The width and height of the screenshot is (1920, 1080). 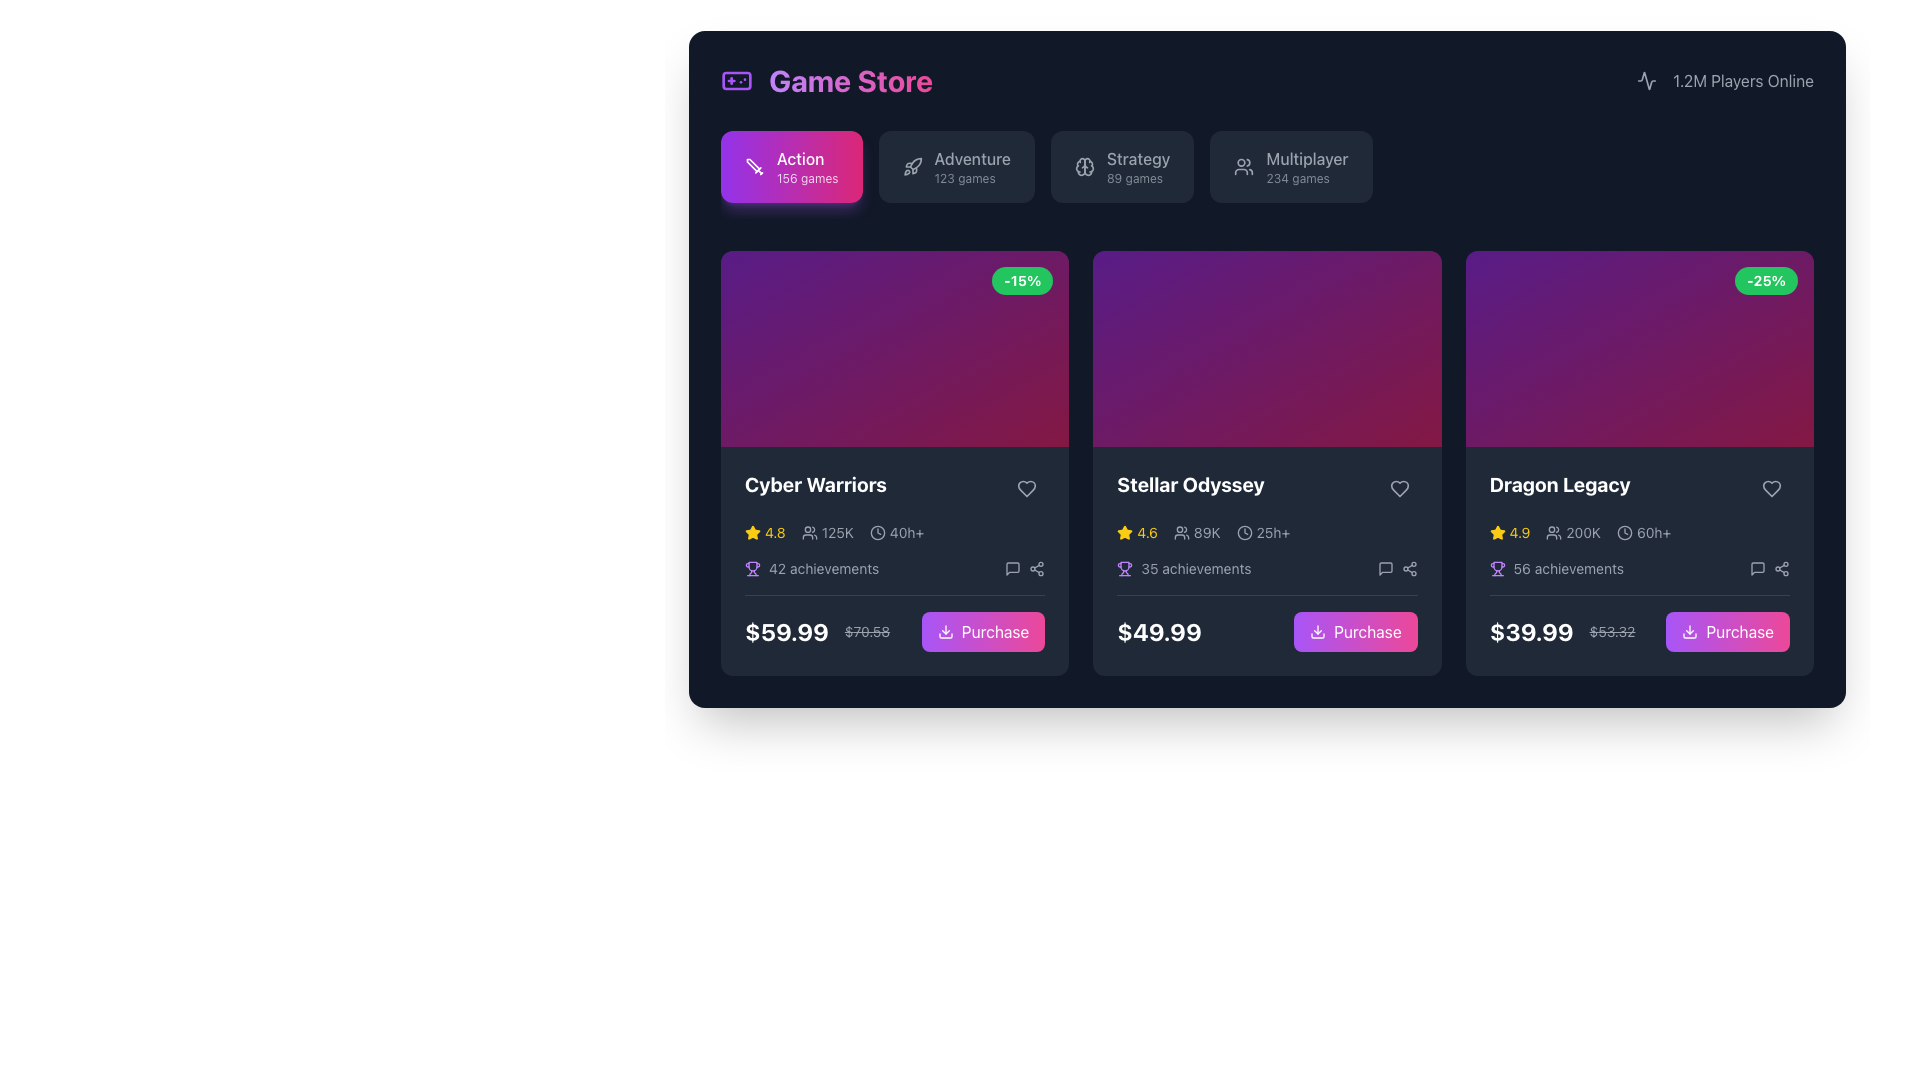 I want to click on the interactive icon representing a speech bubble located below the 'Dragon Legacy' game title, so click(x=1756, y=567).